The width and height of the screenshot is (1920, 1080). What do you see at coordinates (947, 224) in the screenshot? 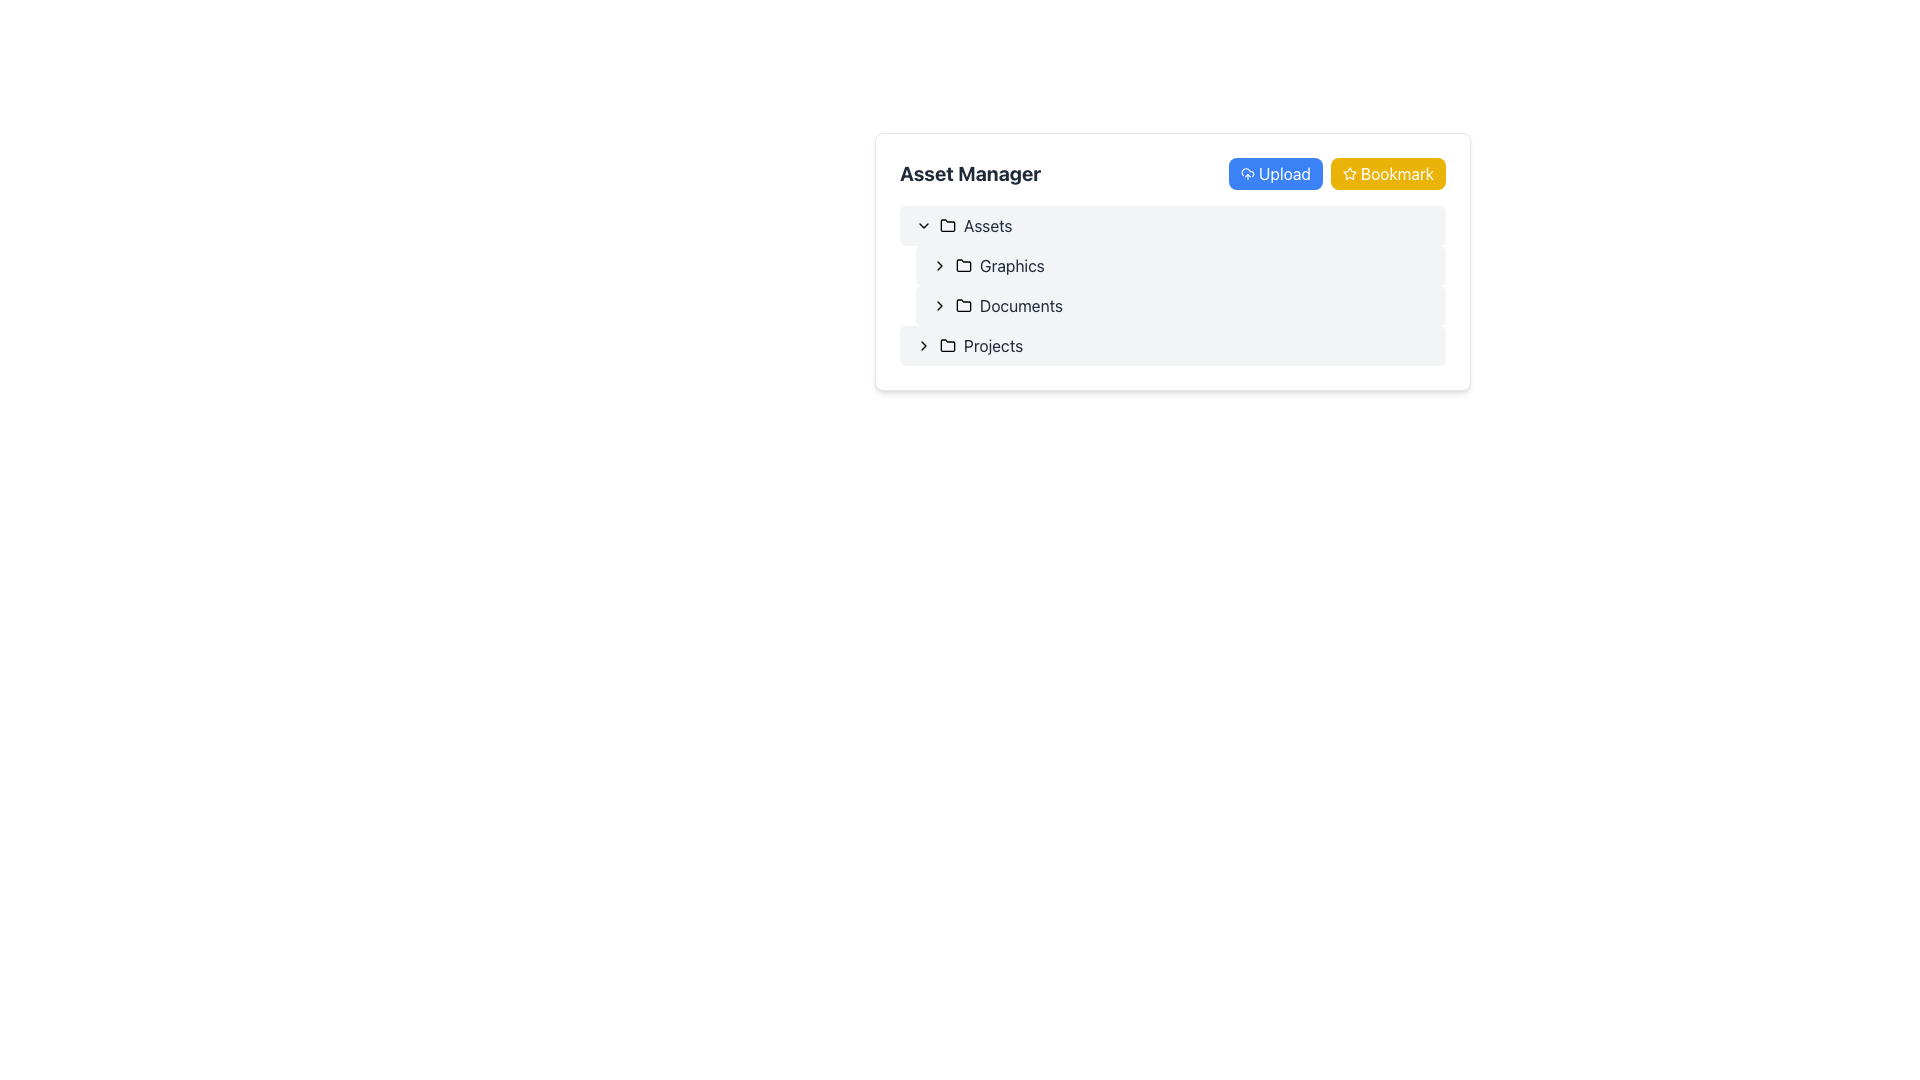
I see `the folder icon representing the 'Assets' folder` at bounding box center [947, 224].